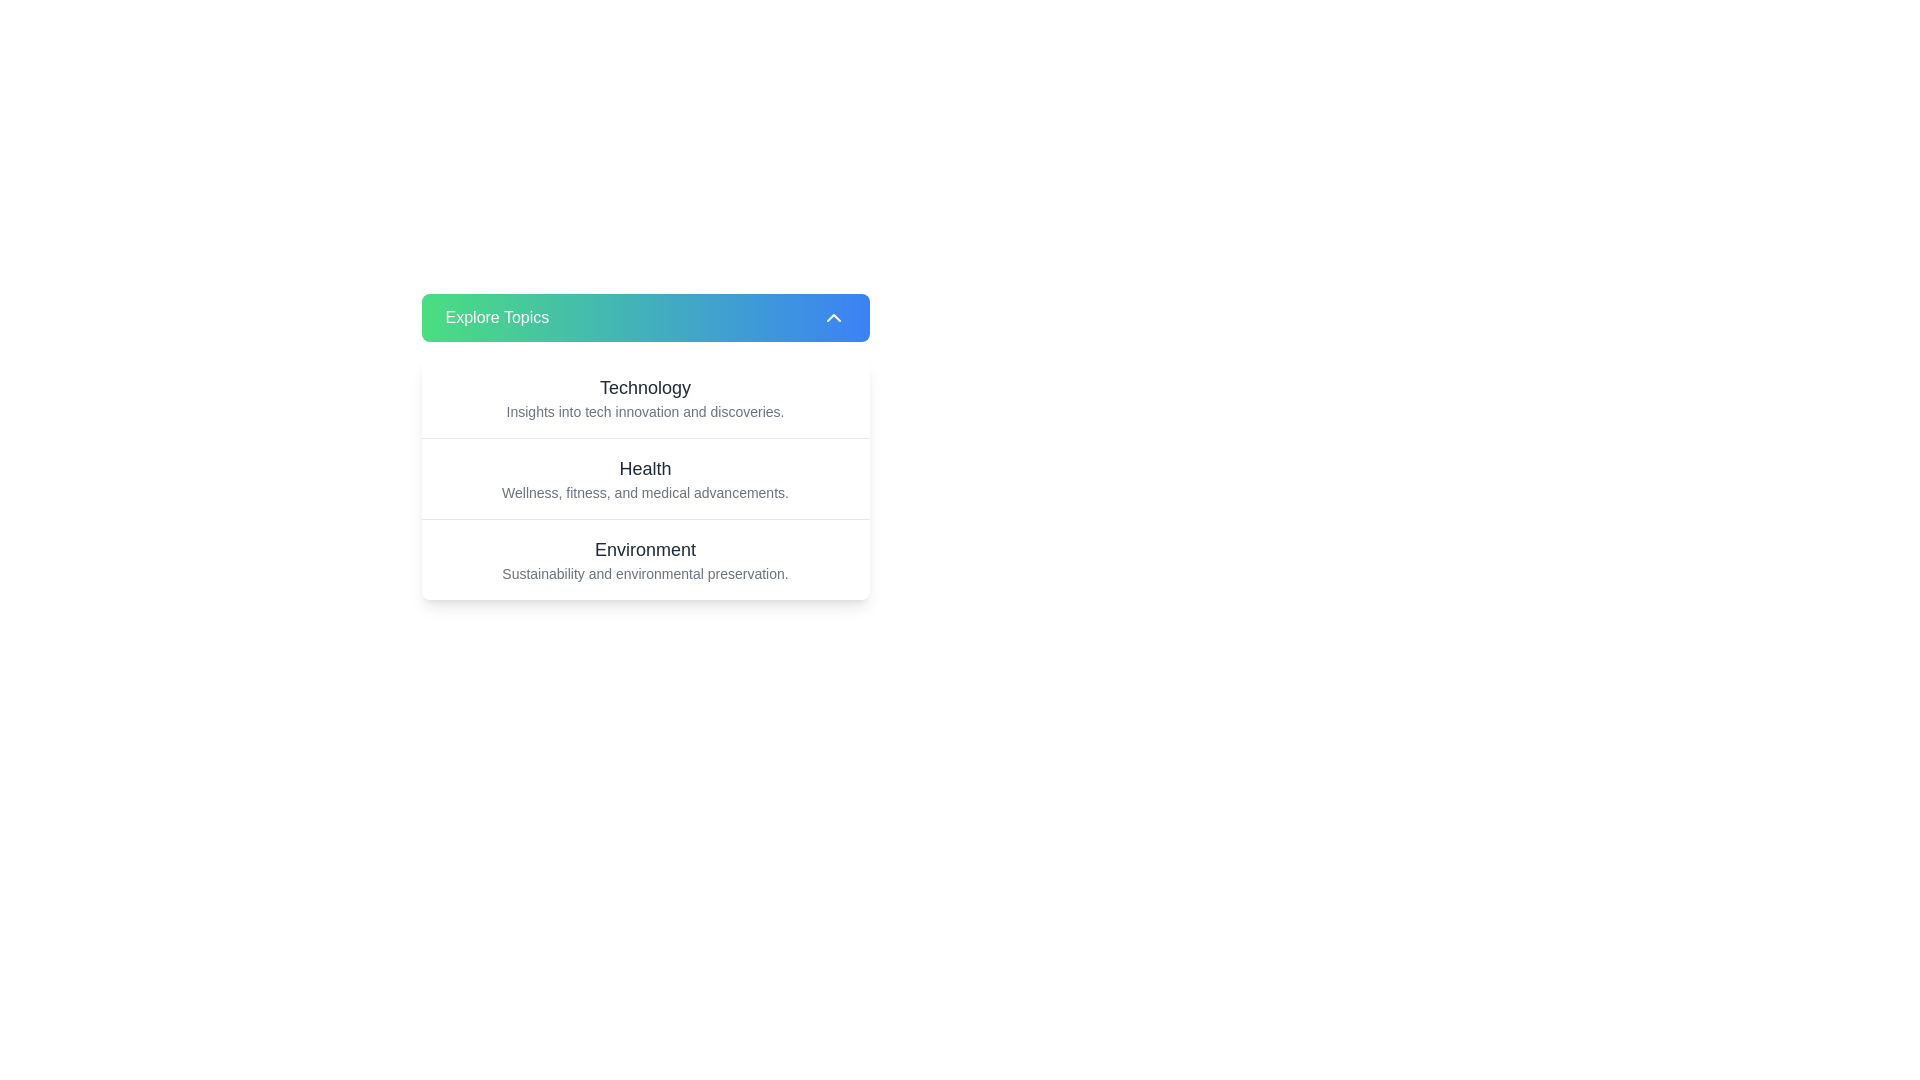 Image resolution: width=1920 pixels, height=1080 pixels. Describe the element at coordinates (645, 559) in the screenshot. I see `the 'Environment' card in the 'Explore Topics' pop-up menu` at that location.